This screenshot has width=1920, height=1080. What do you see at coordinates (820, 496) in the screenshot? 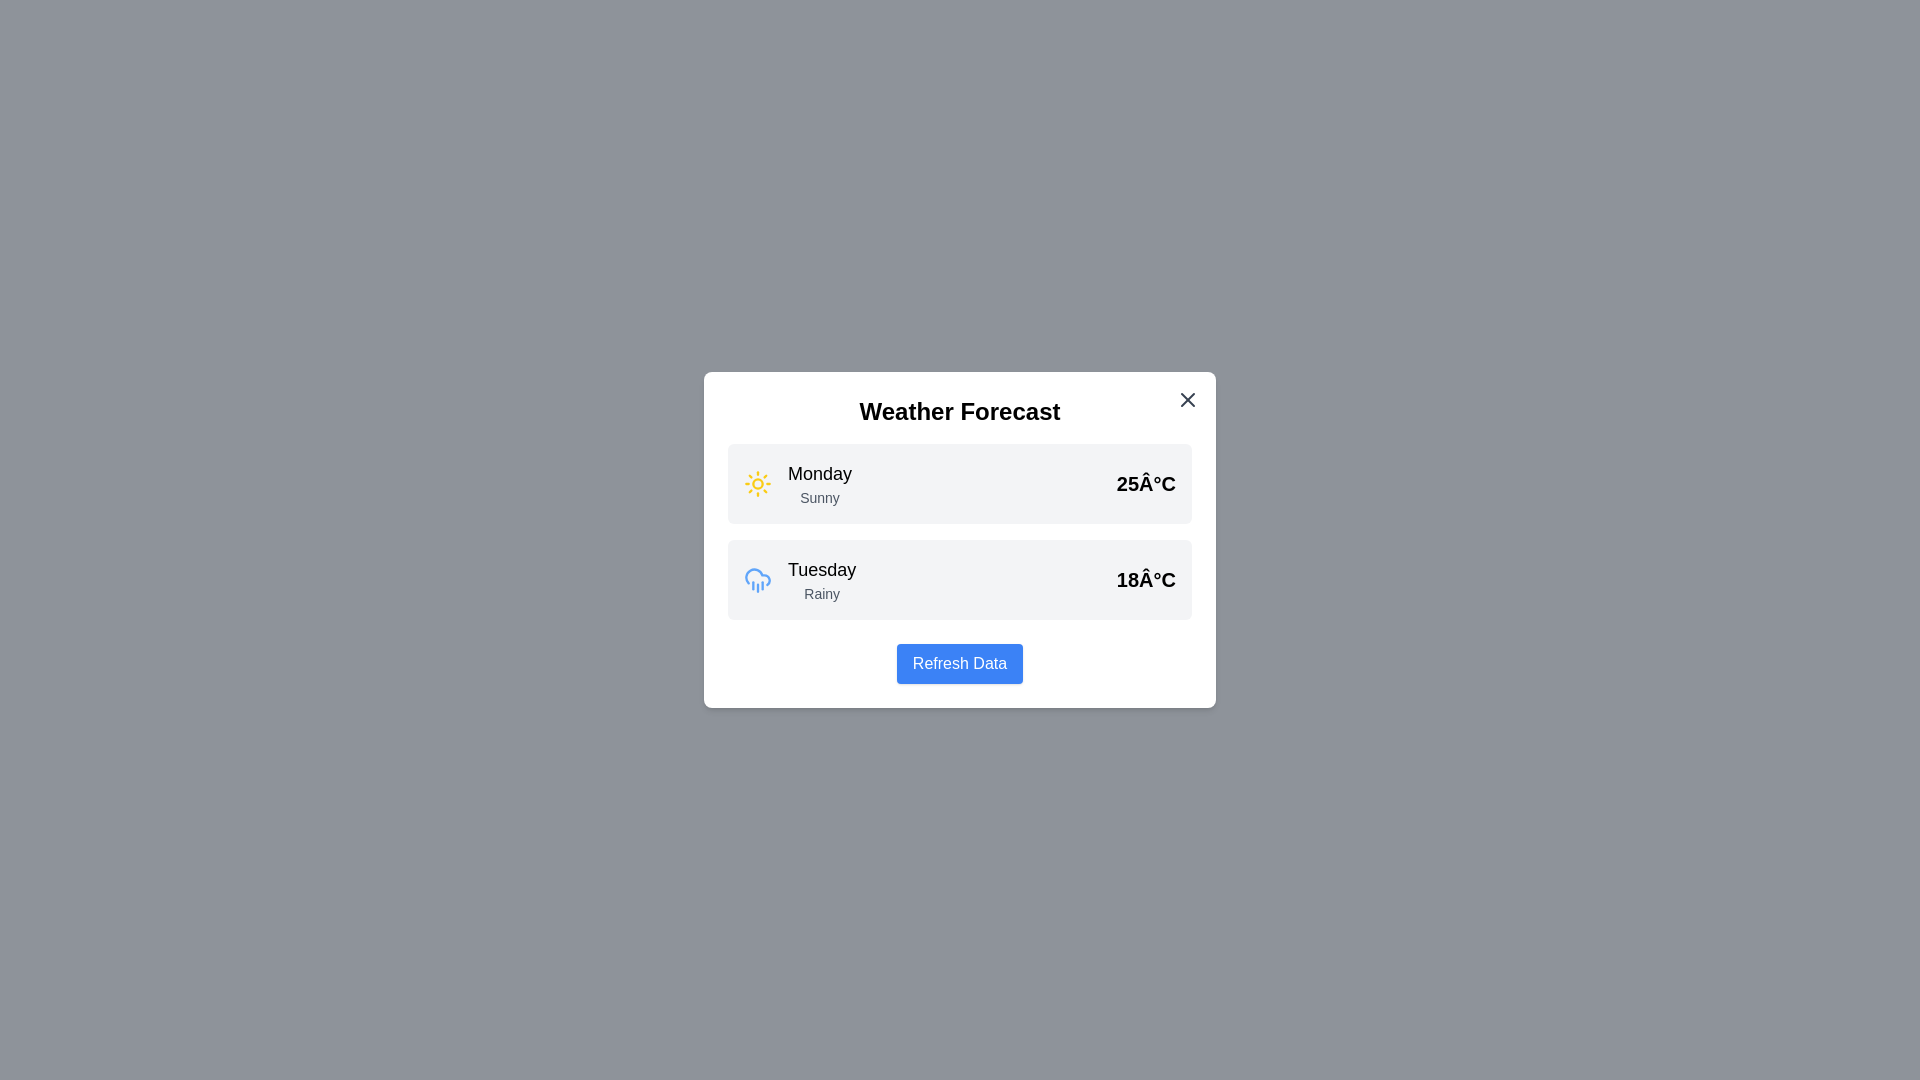
I see `the static text label providing weather conditions for Monday, located beneath the day name and beside the weather icon in the weather forecast card` at bounding box center [820, 496].